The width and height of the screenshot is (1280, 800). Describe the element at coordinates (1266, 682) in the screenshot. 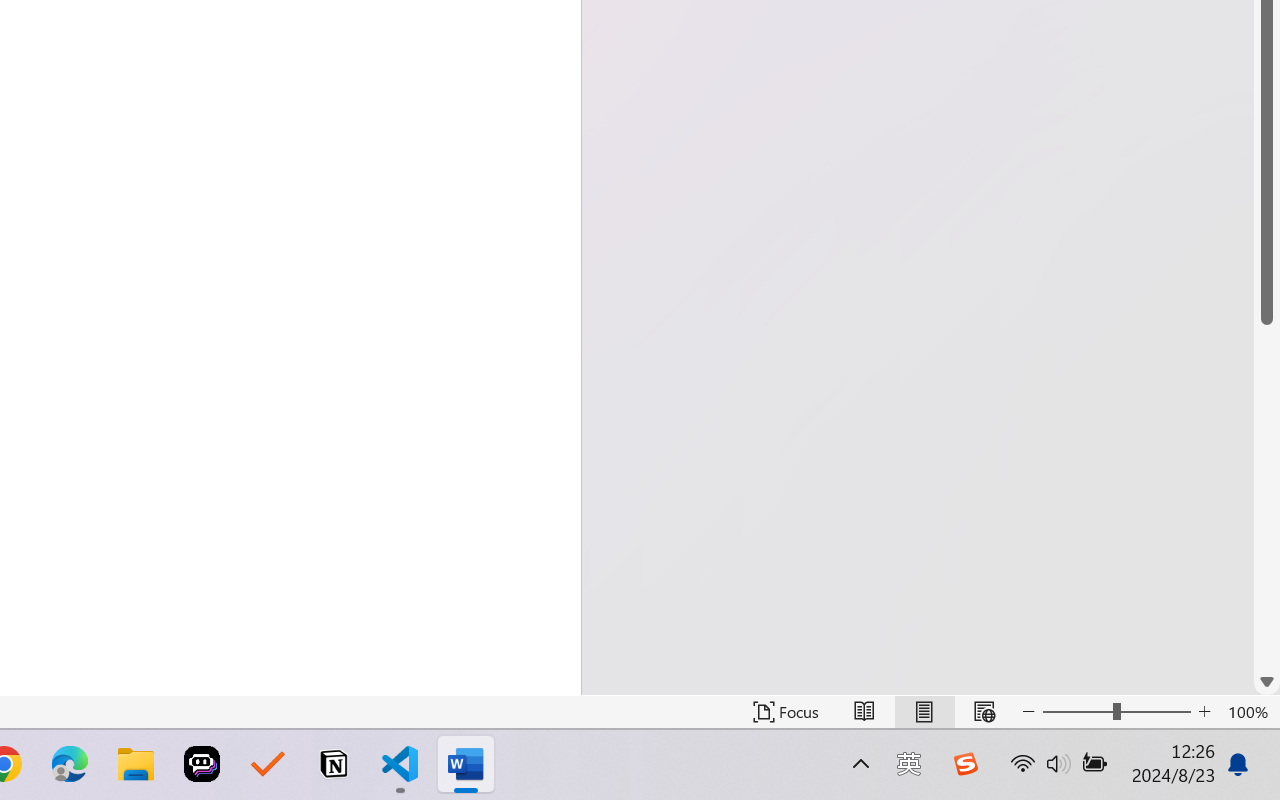

I see `'Line down'` at that location.